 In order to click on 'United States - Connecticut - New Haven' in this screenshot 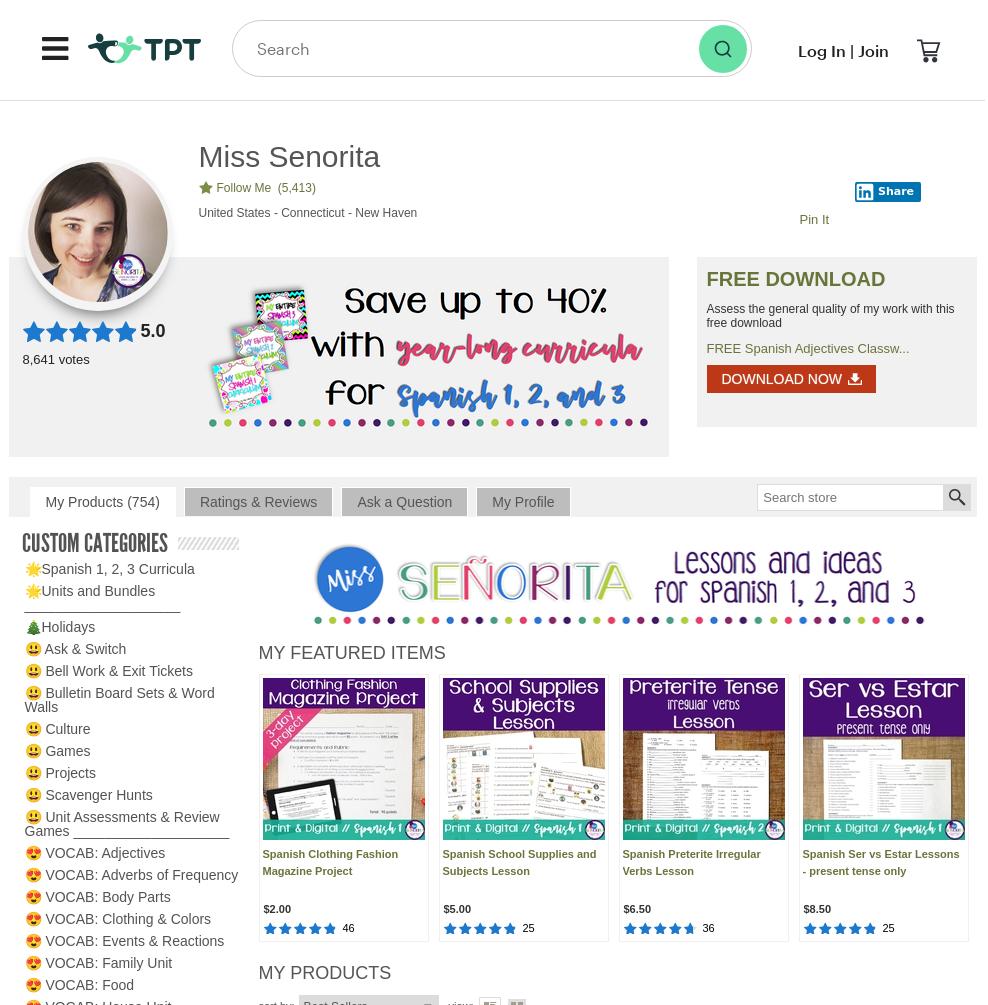, I will do `click(306, 210)`.